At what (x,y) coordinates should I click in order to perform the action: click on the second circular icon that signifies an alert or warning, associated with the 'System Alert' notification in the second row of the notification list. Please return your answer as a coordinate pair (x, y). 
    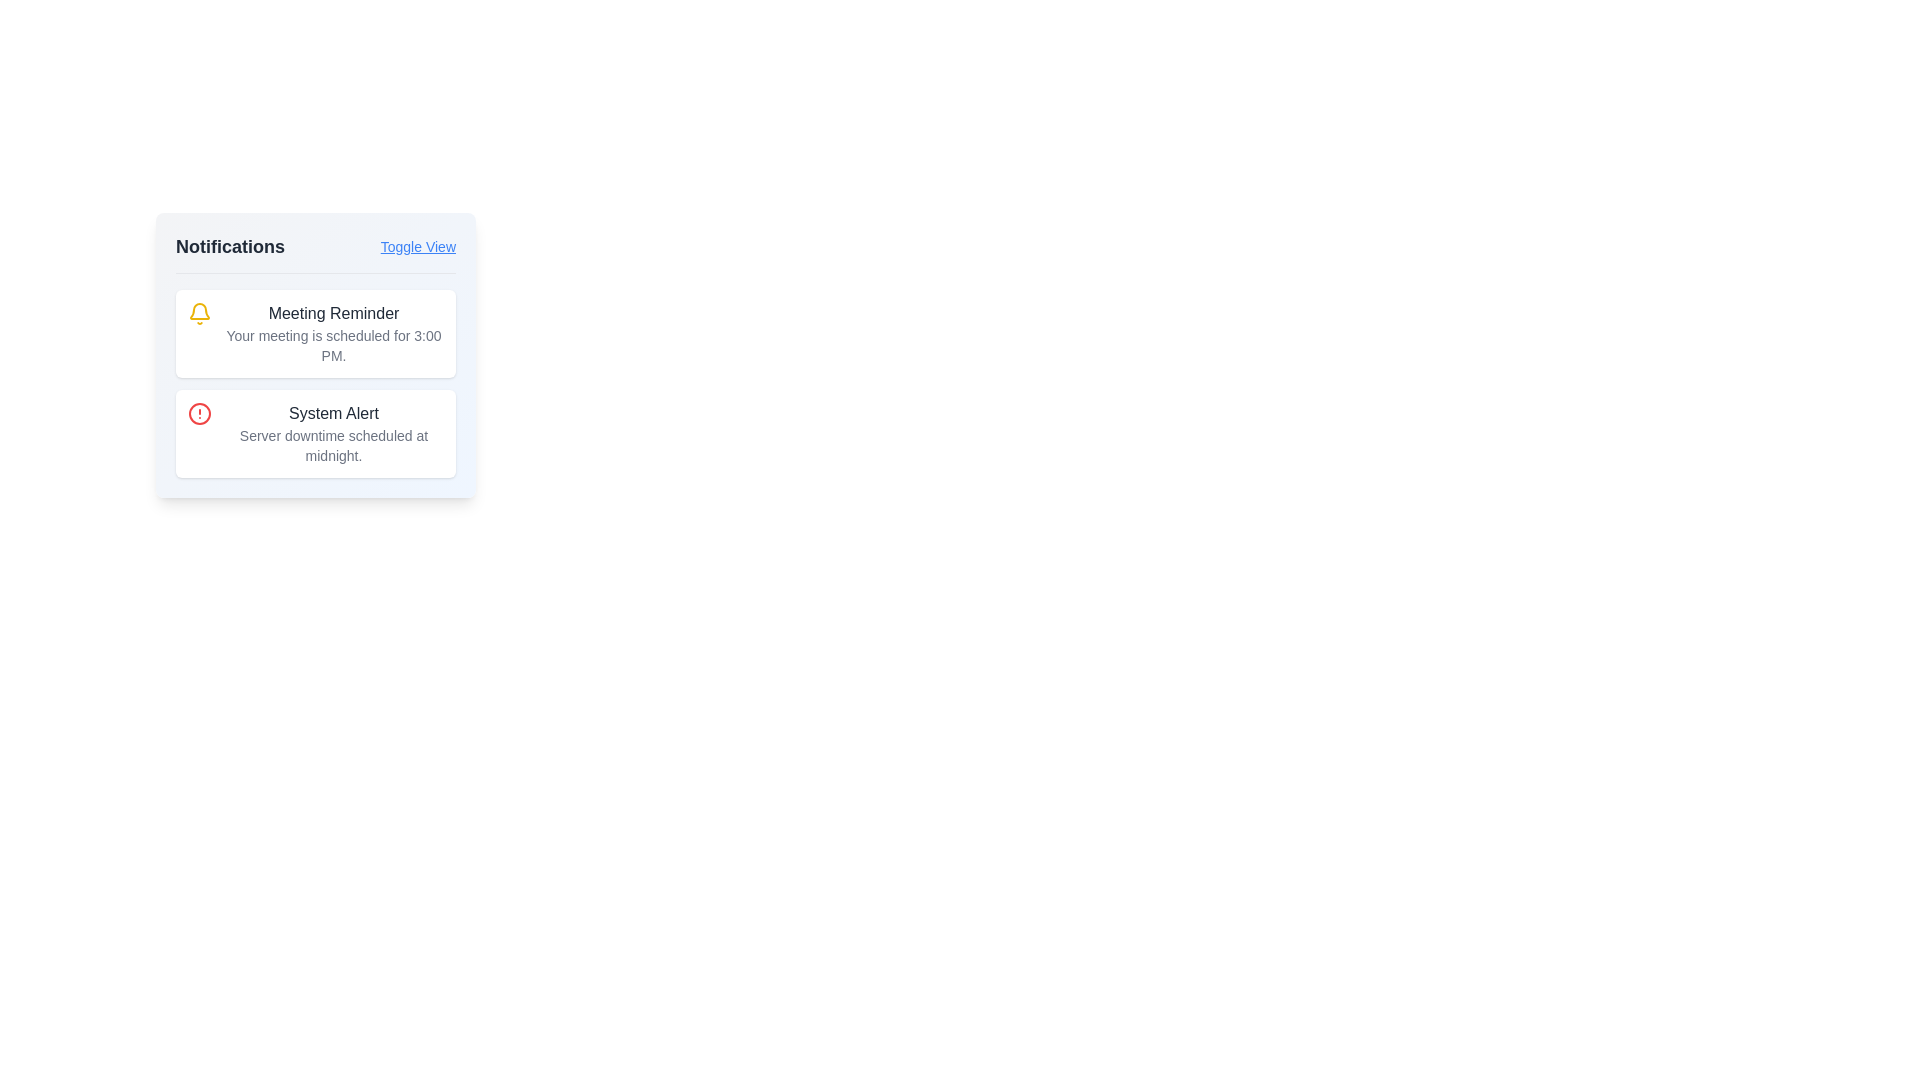
    Looking at the image, I should click on (200, 412).